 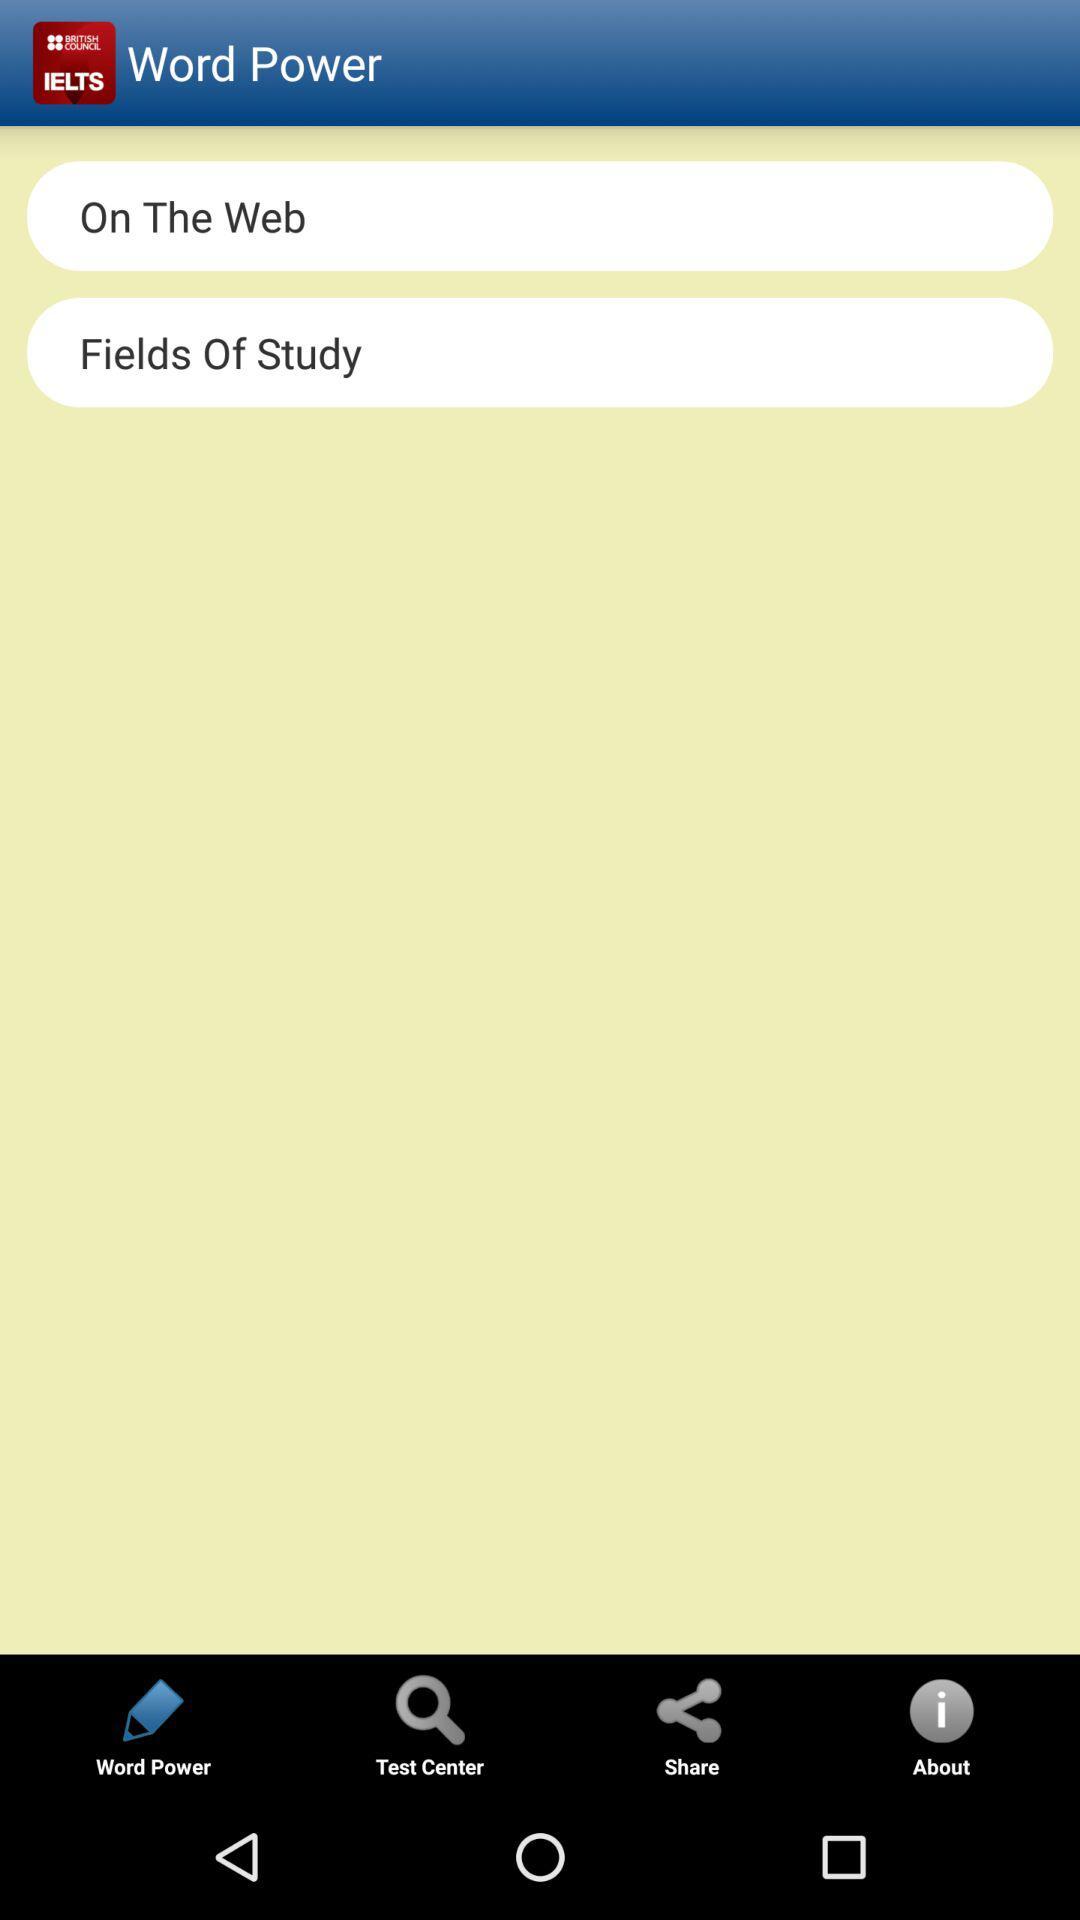 I want to click on fields of study icon, so click(x=540, y=352).